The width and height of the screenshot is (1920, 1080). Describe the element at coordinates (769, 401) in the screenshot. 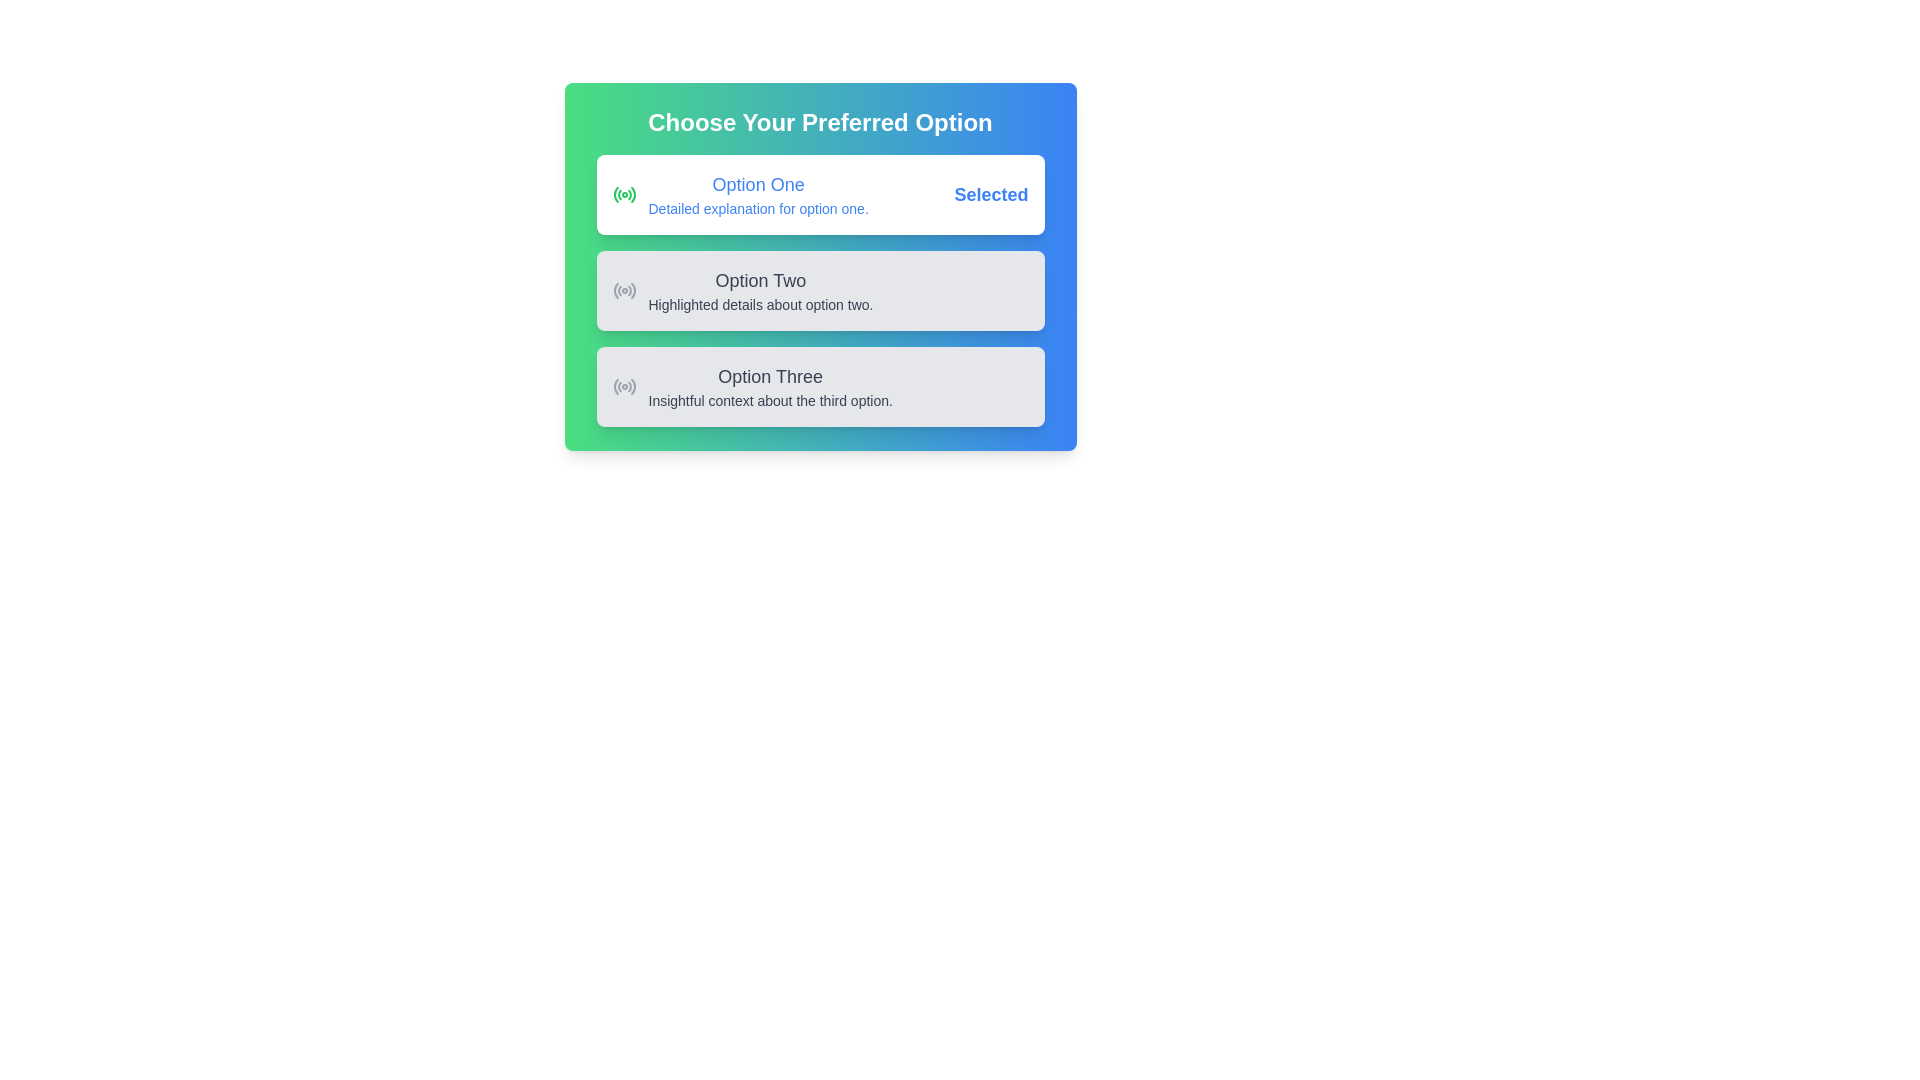

I see `text label stating 'Insightful context about the third option.' positioned below 'Option Three'` at that location.